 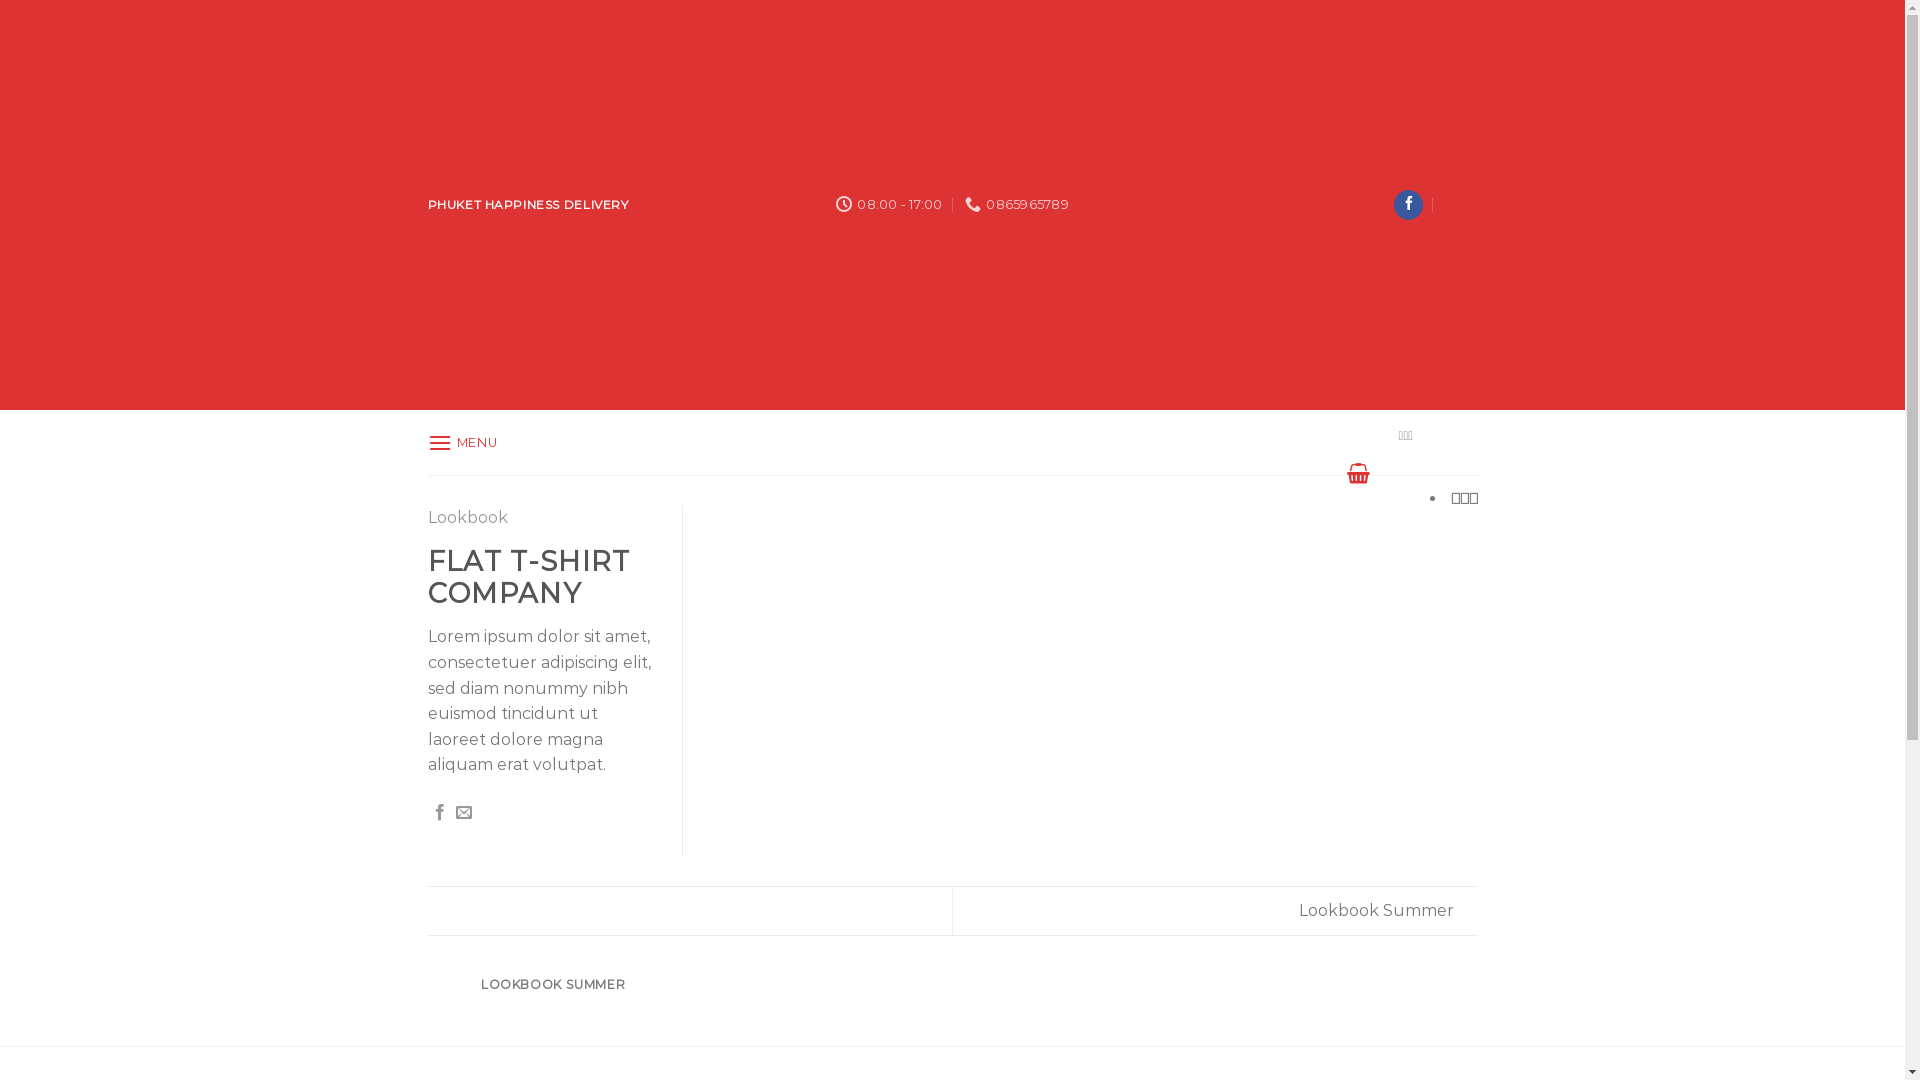 What do you see at coordinates (439, 813) in the screenshot?
I see `'Share on Facebook'` at bounding box center [439, 813].